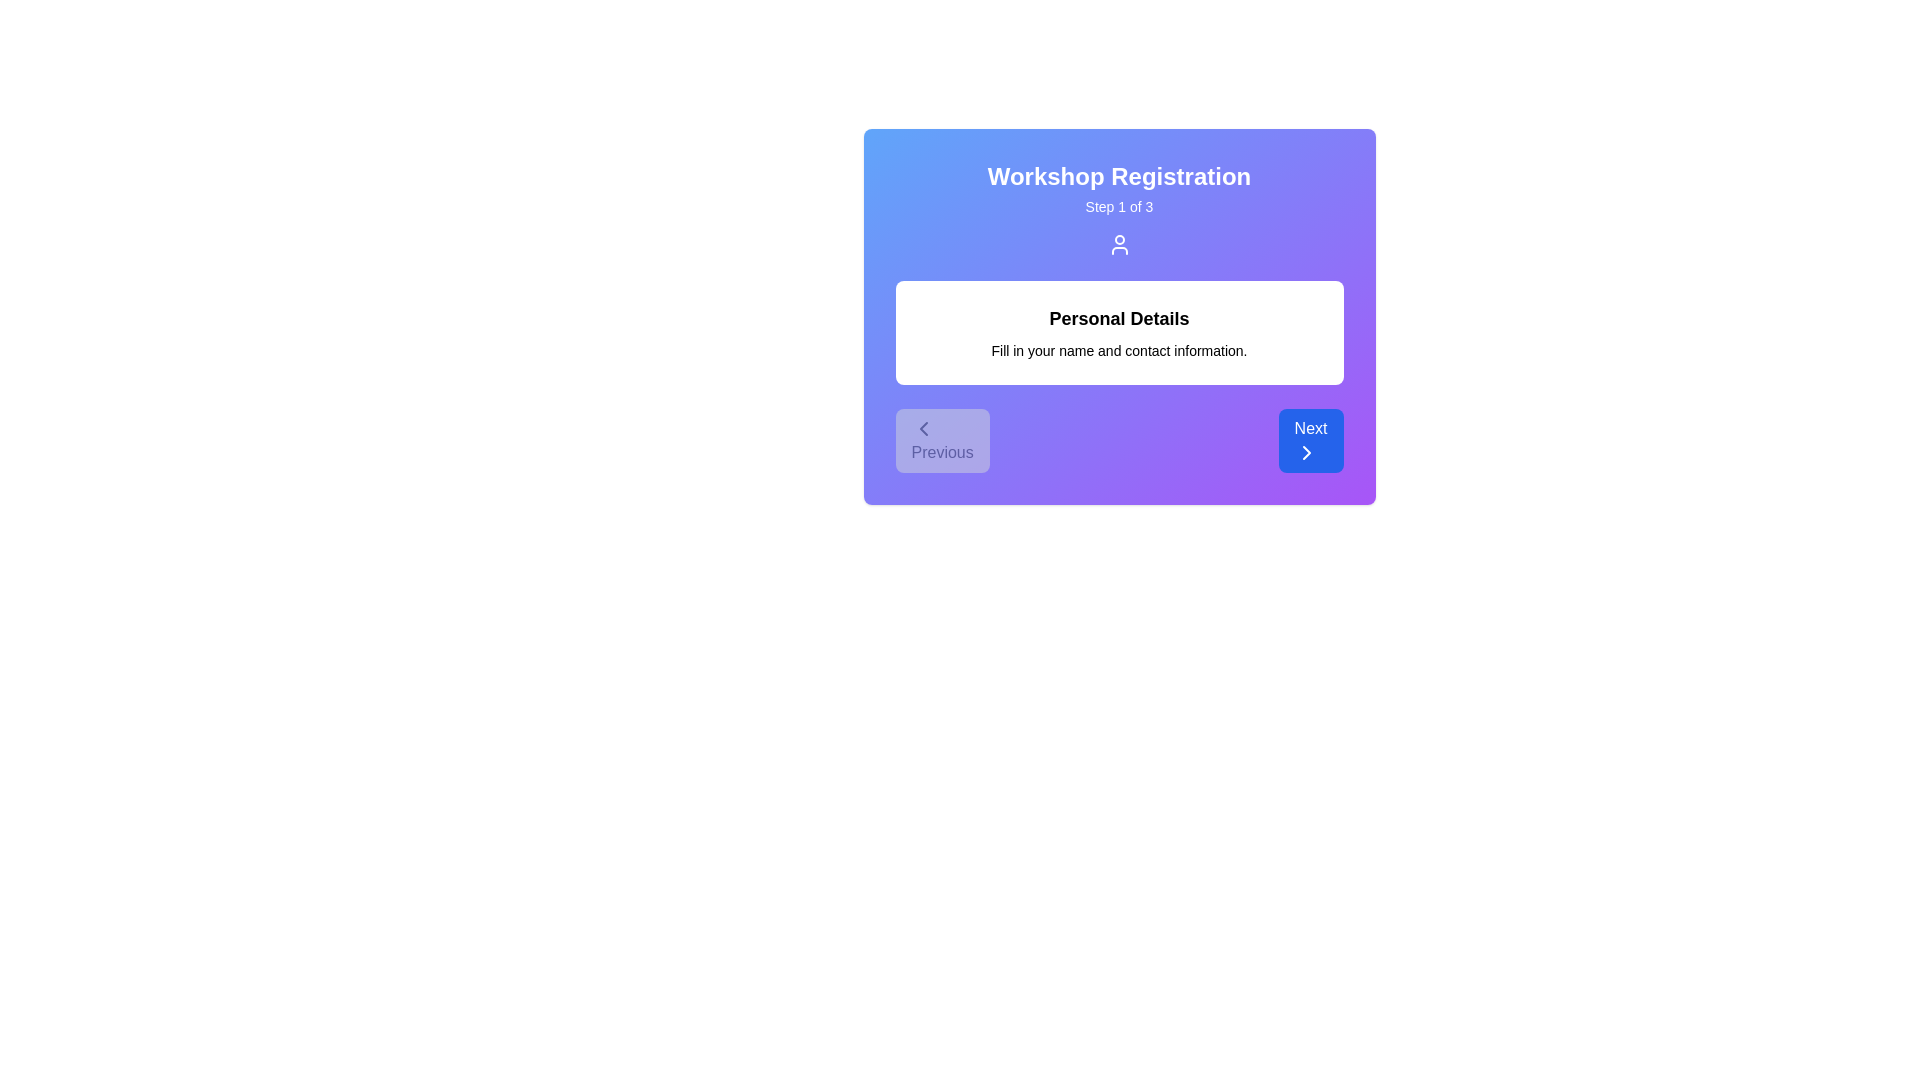 Image resolution: width=1920 pixels, height=1080 pixels. What do you see at coordinates (922, 427) in the screenshot?
I see `the left-facing chevron icon inside the 'Previous' button located in the lower-left section of the registration form` at bounding box center [922, 427].